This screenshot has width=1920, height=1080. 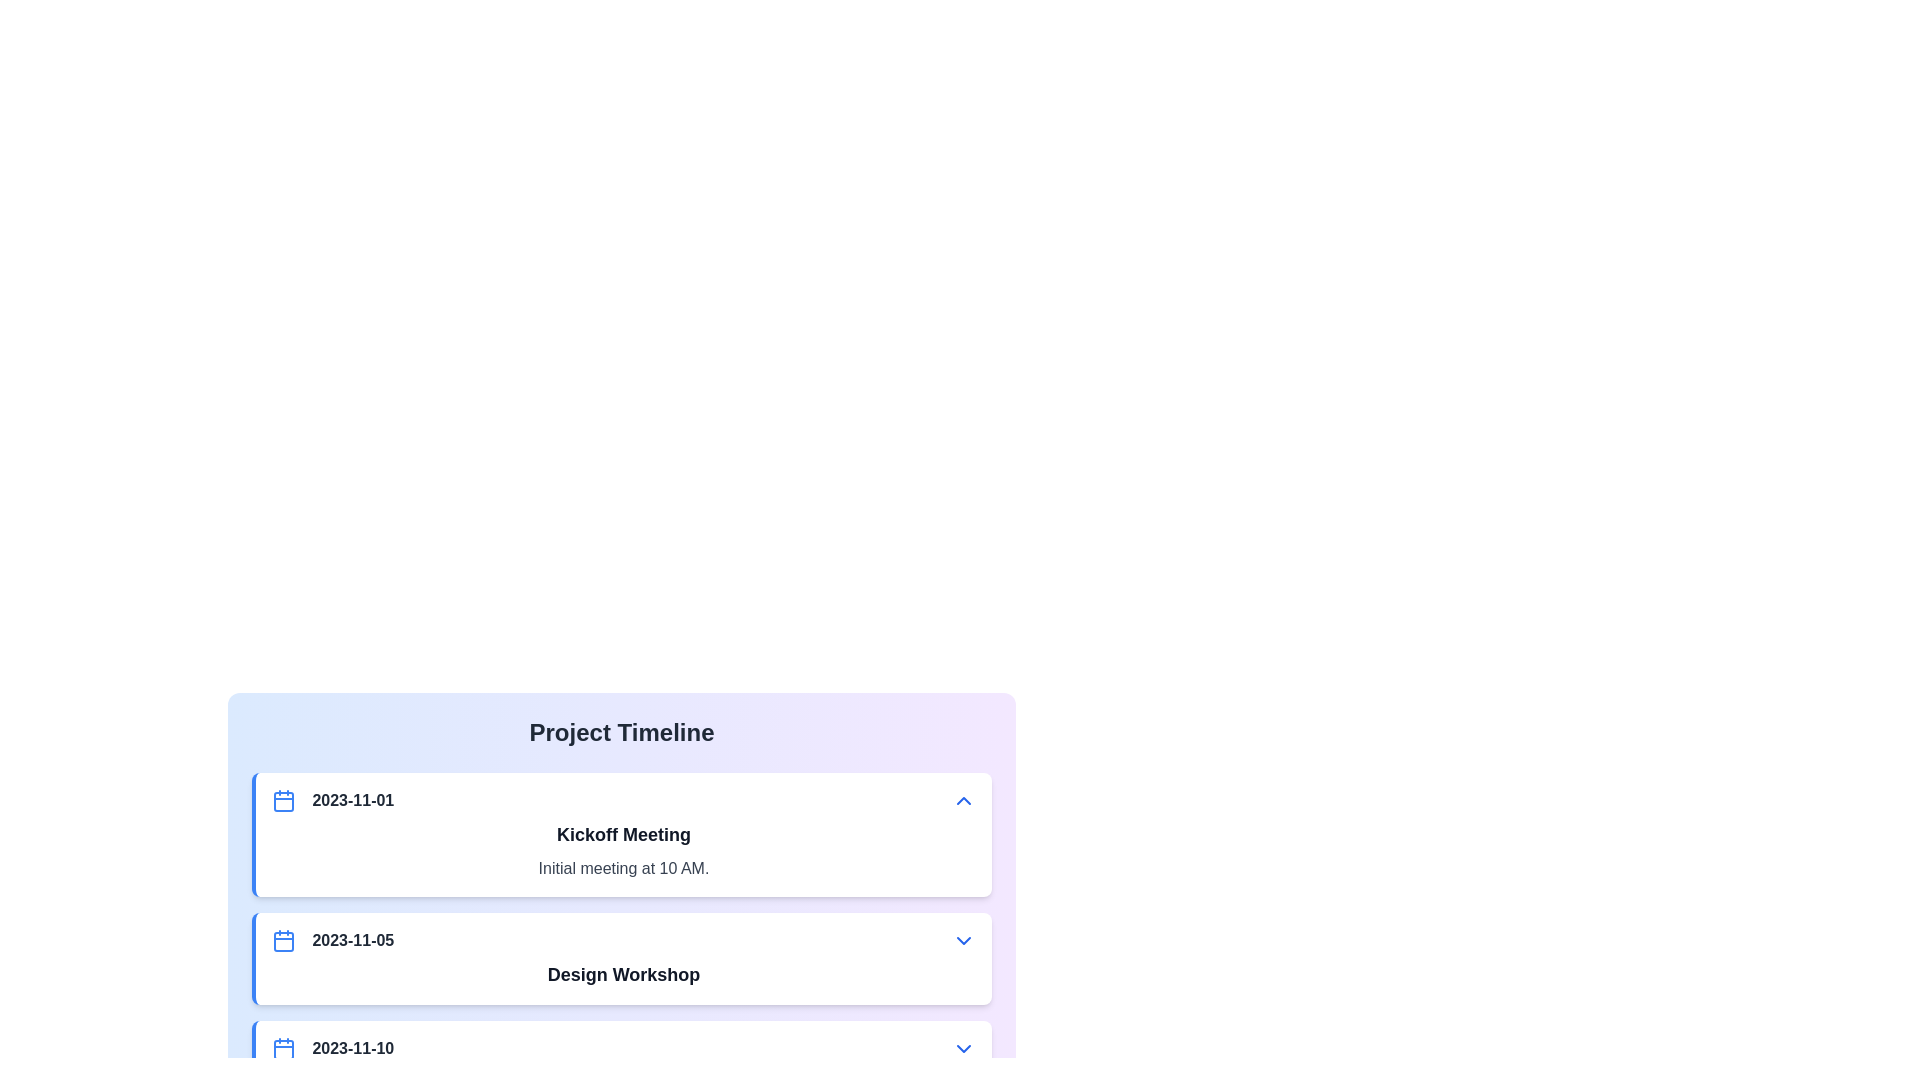 What do you see at coordinates (621, 958) in the screenshot?
I see `the event corresponding to 2023-11-05` at bounding box center [621, 958].